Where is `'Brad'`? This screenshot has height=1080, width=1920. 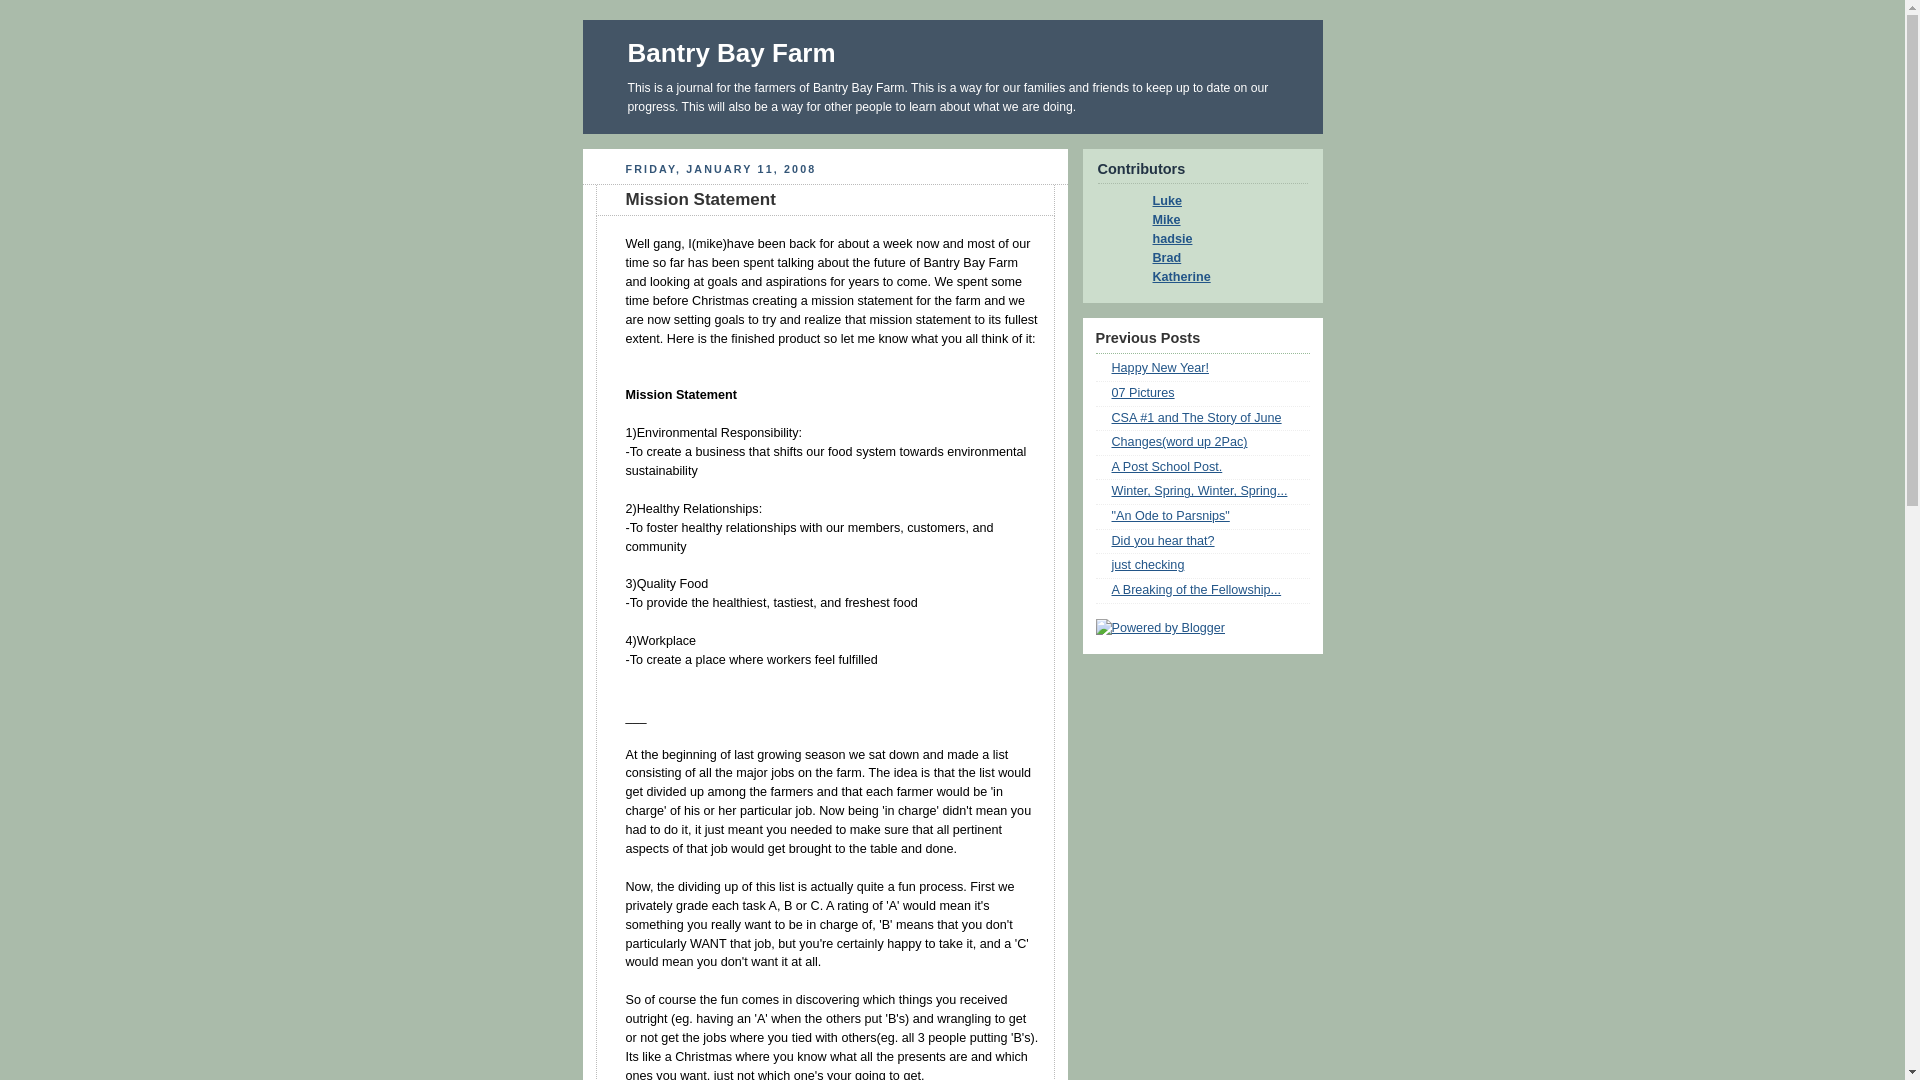
'Brad' is located at coordinates (1137, 257).